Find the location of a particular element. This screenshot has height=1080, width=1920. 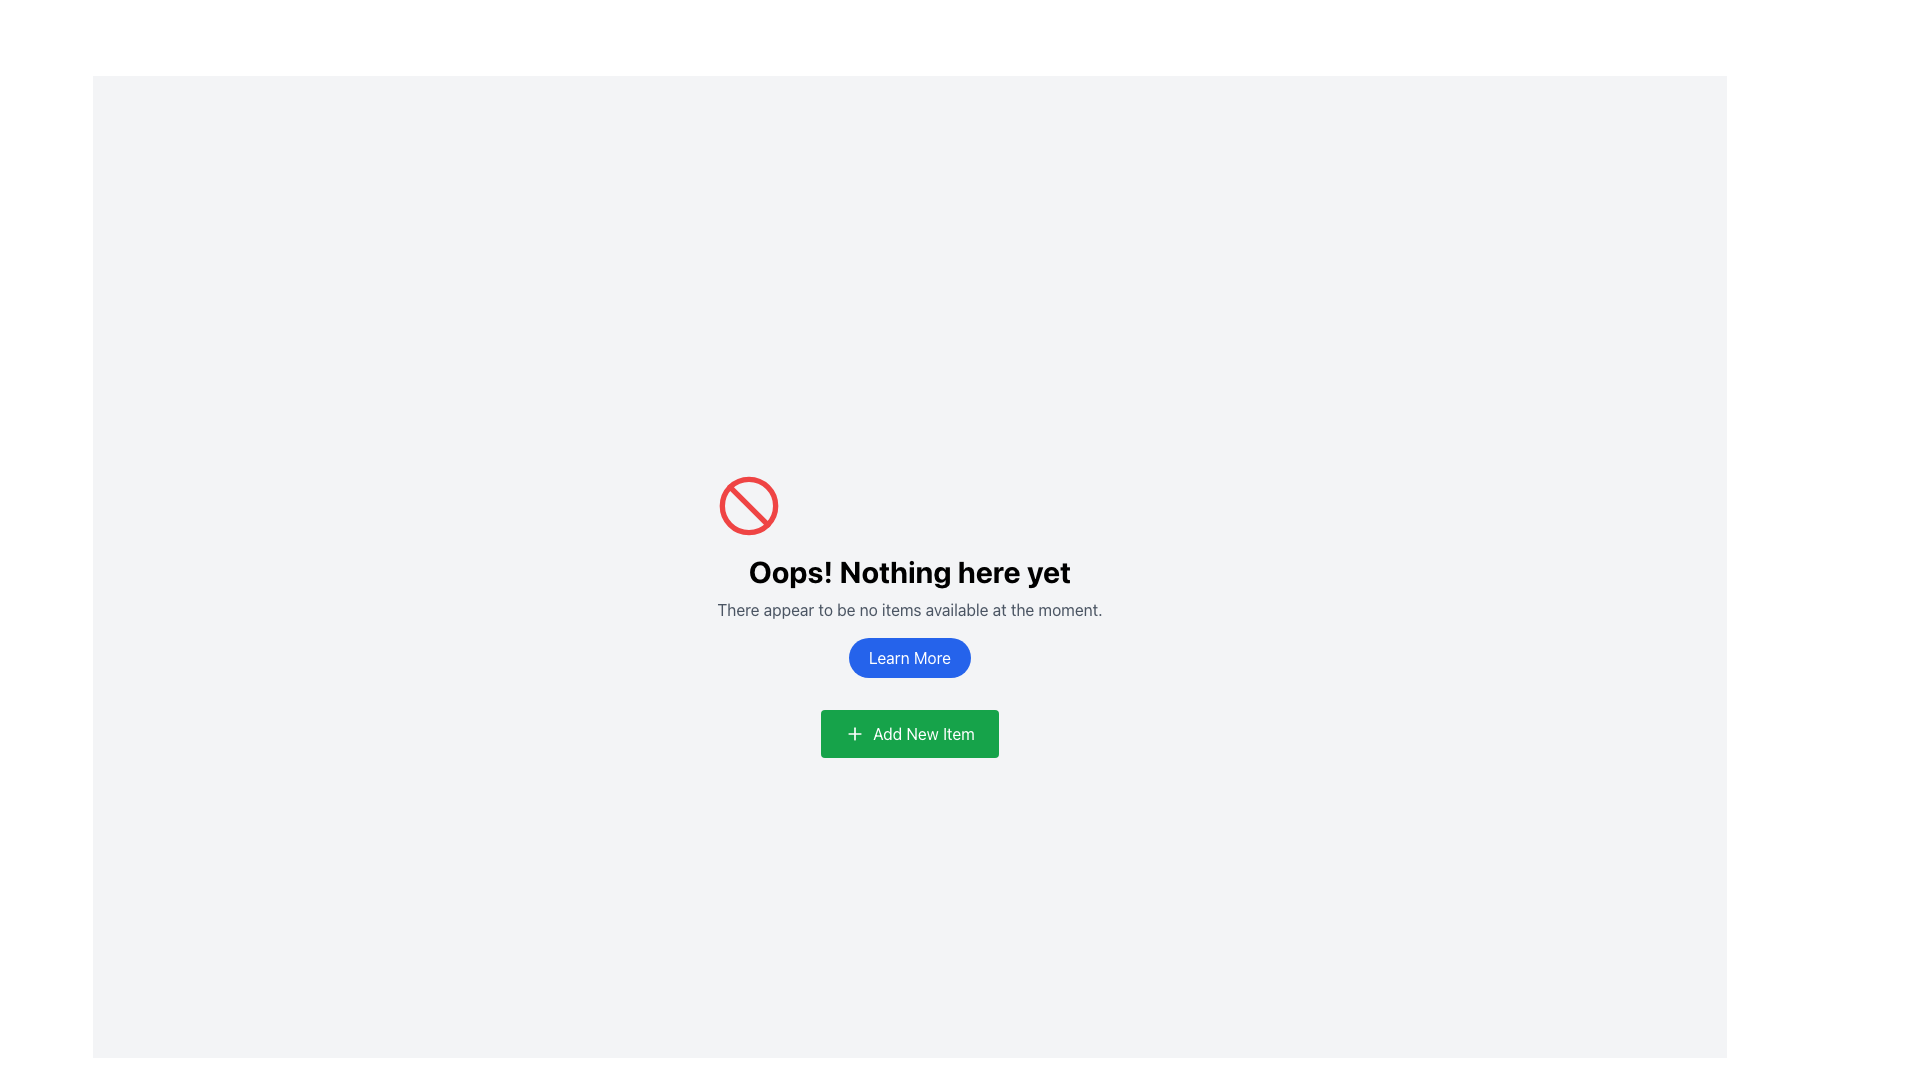

the Decorative SVG circle element that is part of the warning symbol displayed above the text 'Oops! Nothing here yet' is located at coordinates (748, 504).